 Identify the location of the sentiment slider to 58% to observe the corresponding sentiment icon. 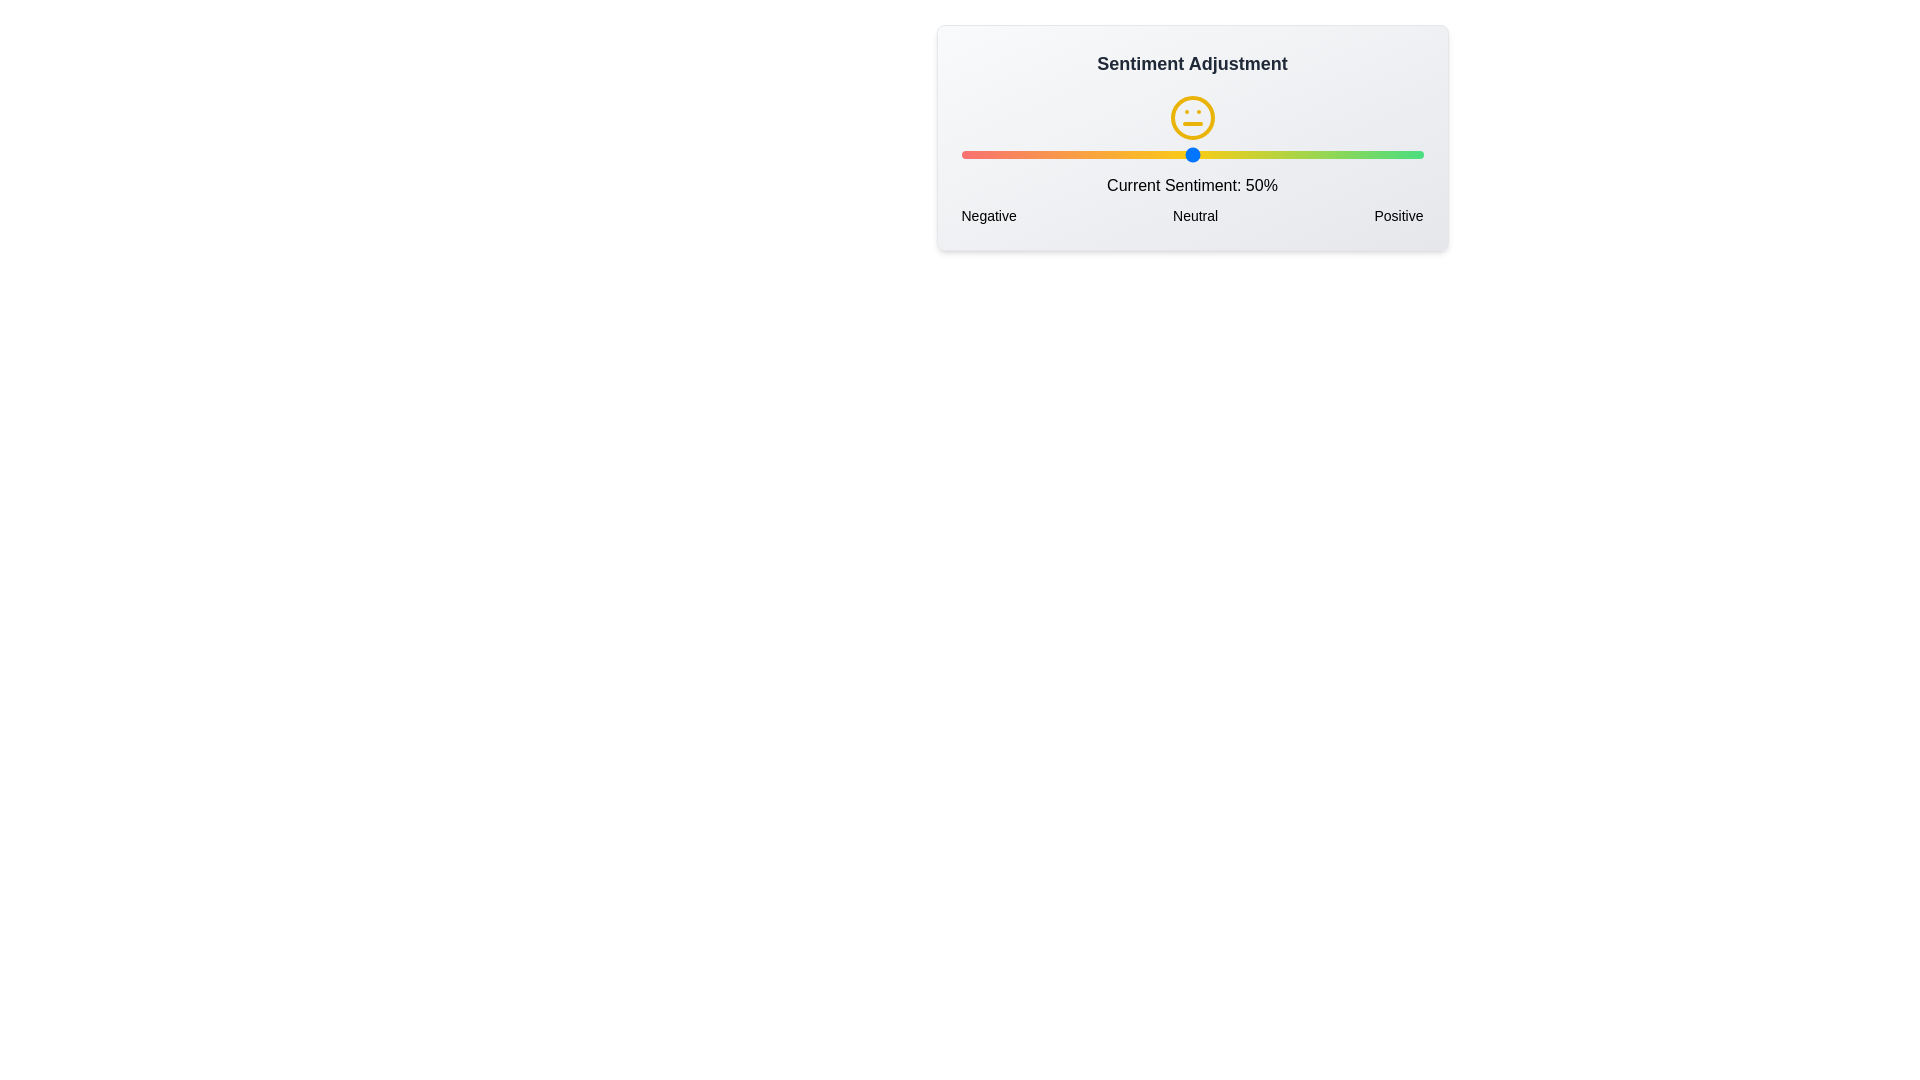
(1228, 153).